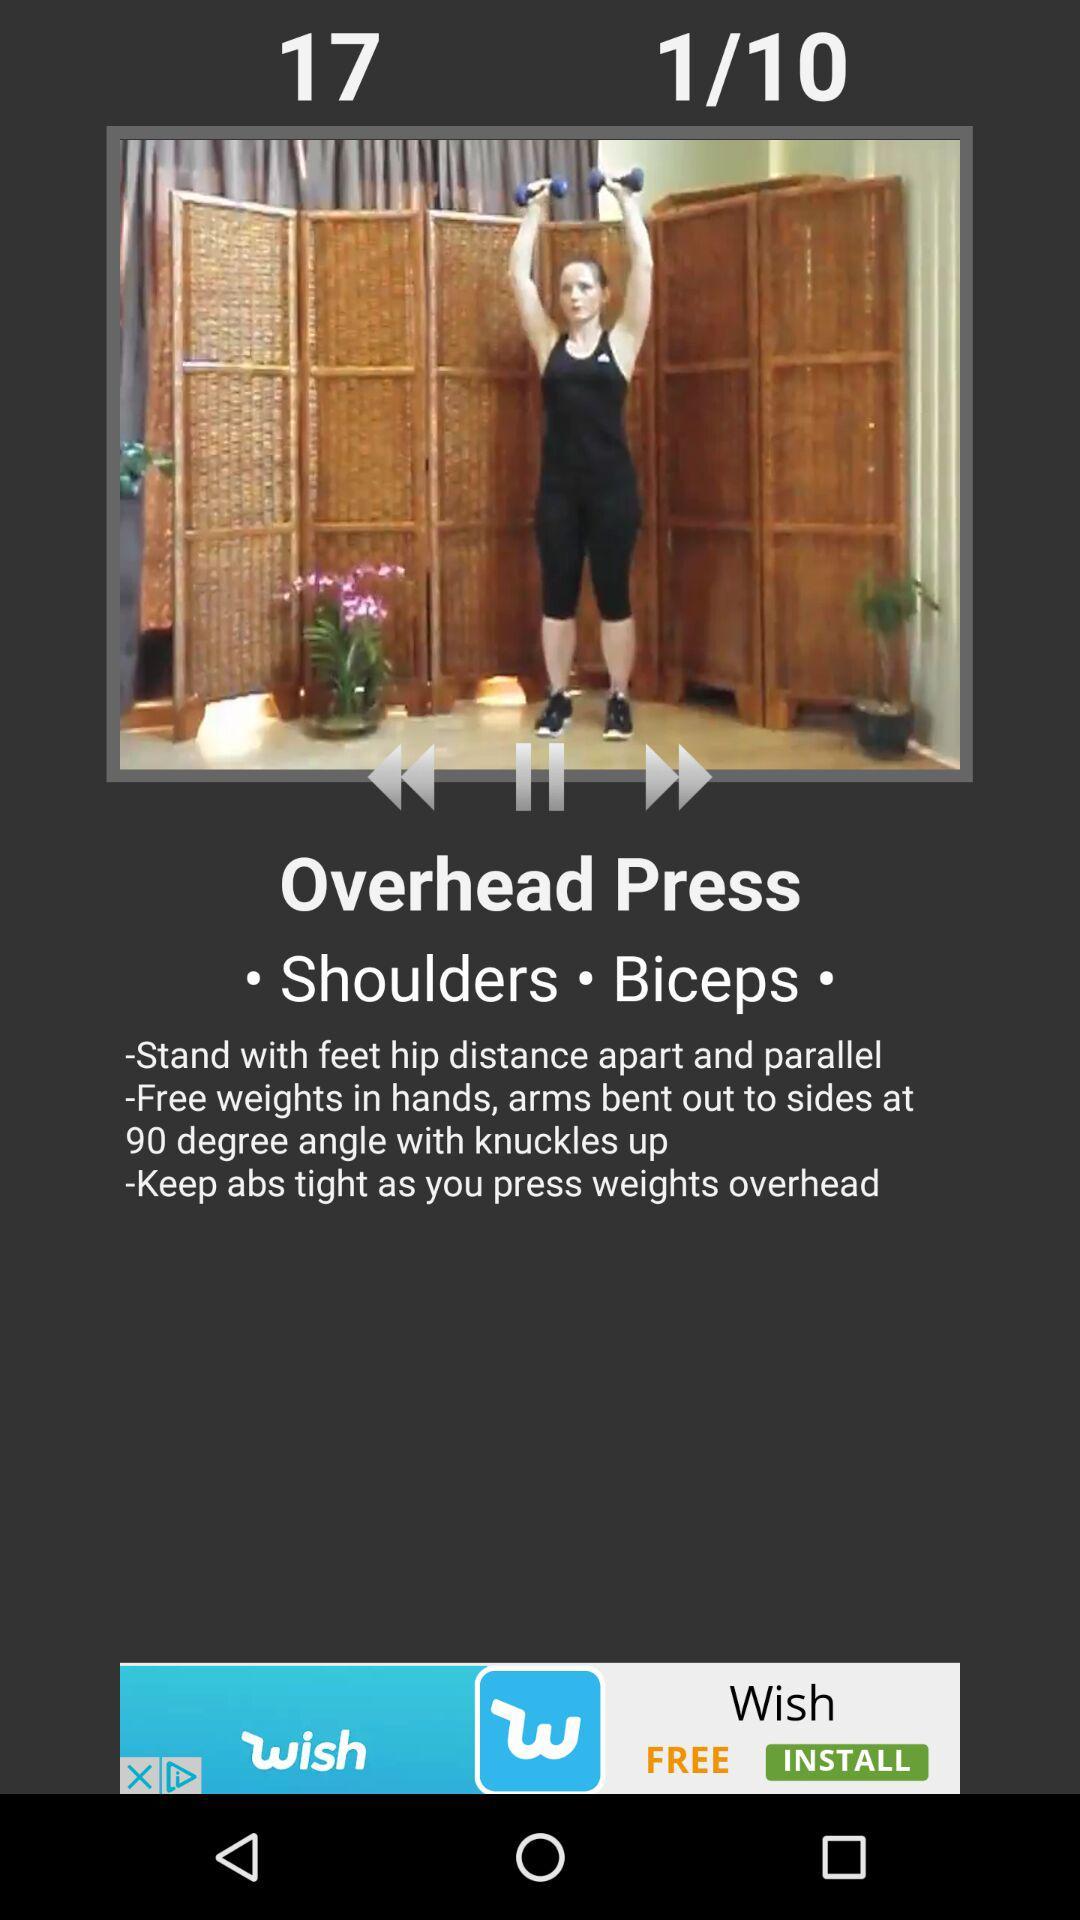 This screenshot has height=1920, width=1080. Describe the element at coordinates (540, 776) in the screenshot. I see `pause/resume video` at that location.